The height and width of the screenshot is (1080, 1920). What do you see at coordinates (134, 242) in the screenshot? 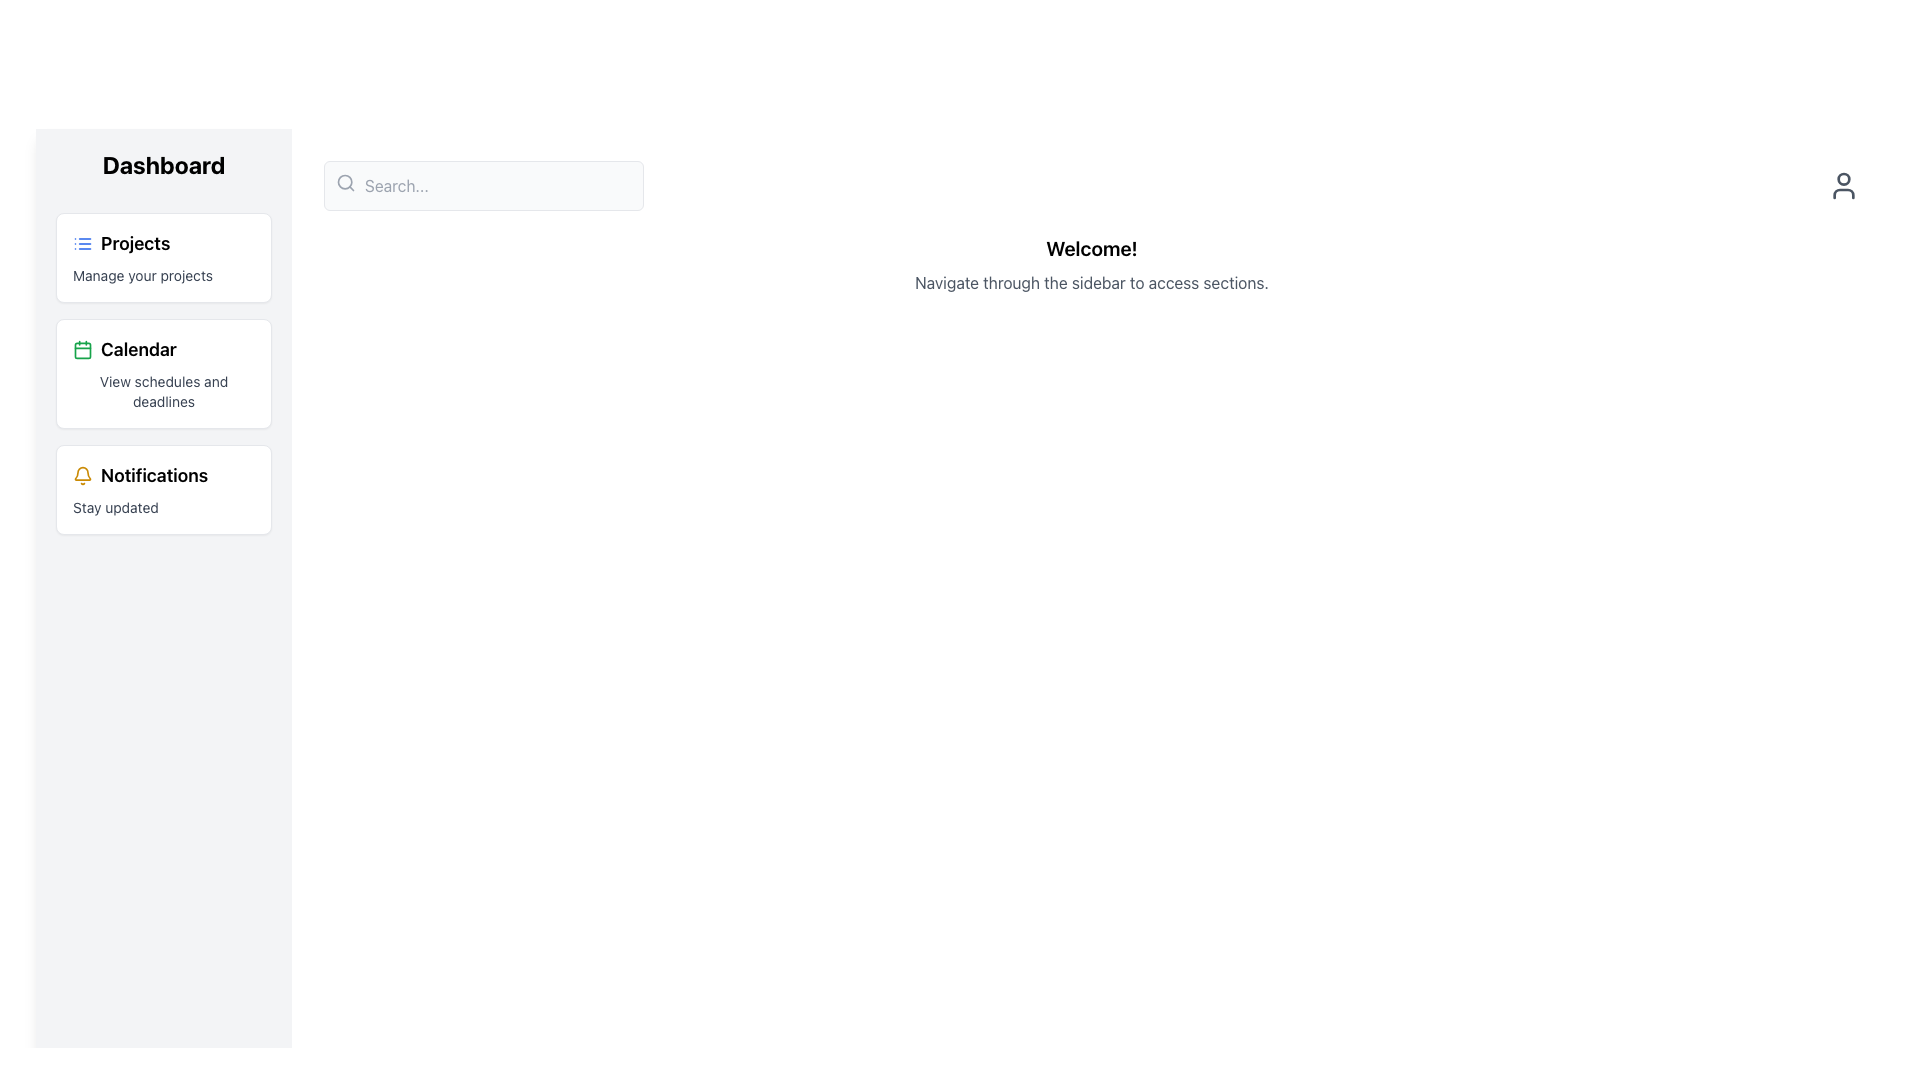
I see `the 'Projects' text label in the navigation sidebar, which is the first item in the list and displayed in bold and enlarged font` at bounding box center [134, 242].